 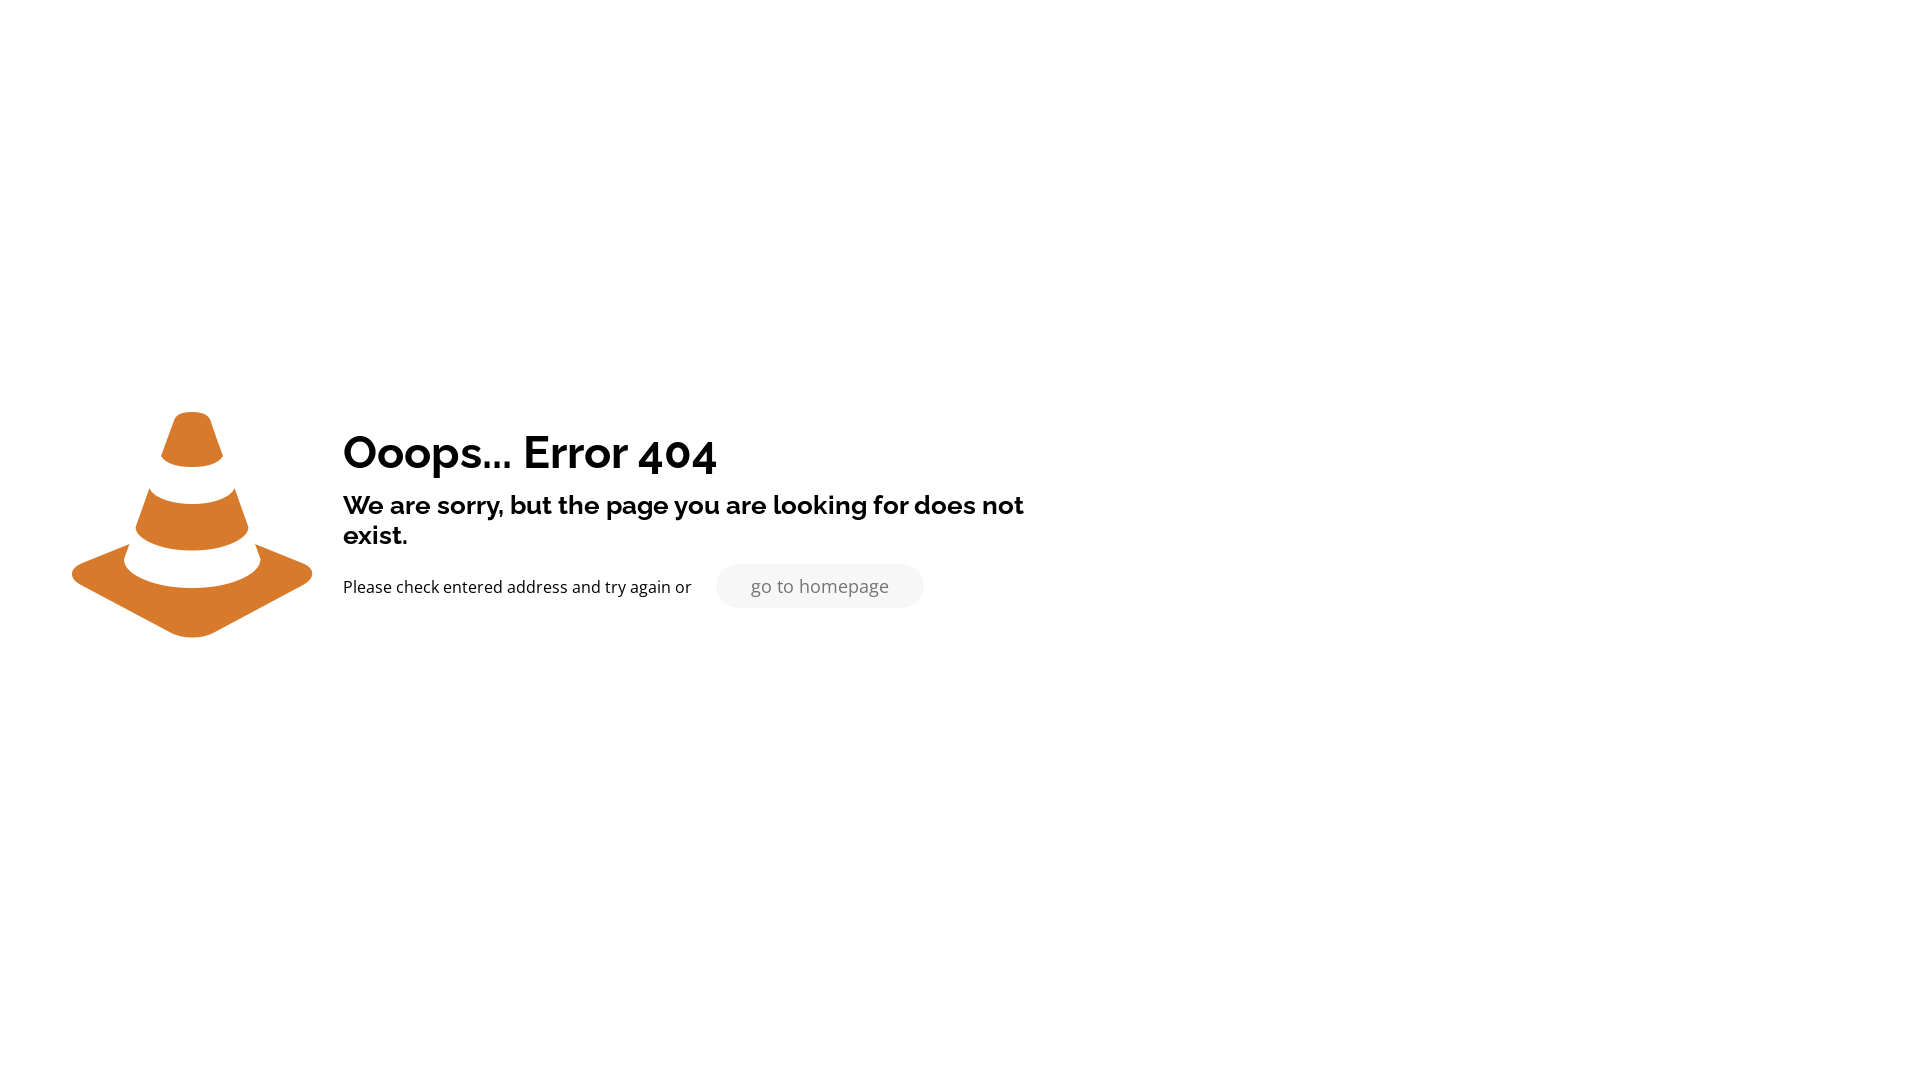 What do you see at coordinates (820, 585) in the screenshot?
I see `'go to homepage'` at bounding box center [820, 585].